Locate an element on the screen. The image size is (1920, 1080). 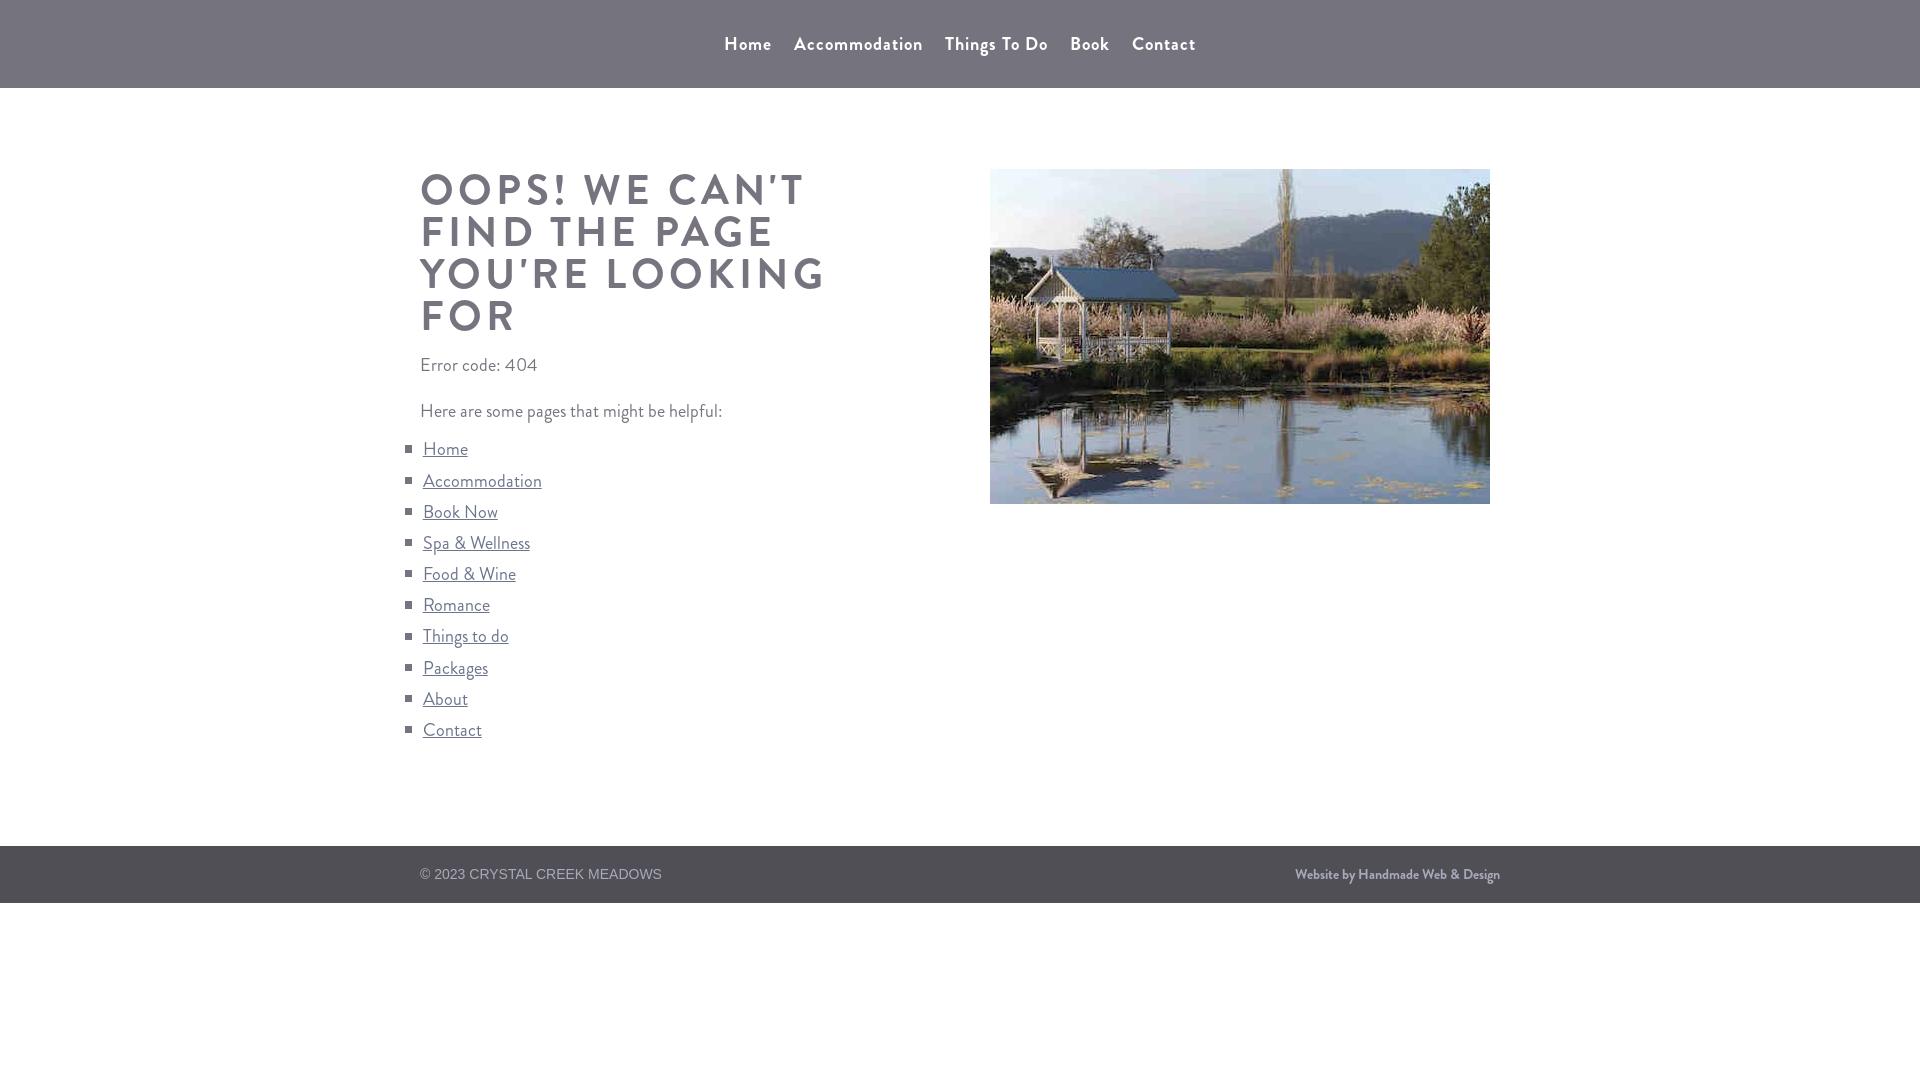
'Romance' is located at coordinates (455, 604).